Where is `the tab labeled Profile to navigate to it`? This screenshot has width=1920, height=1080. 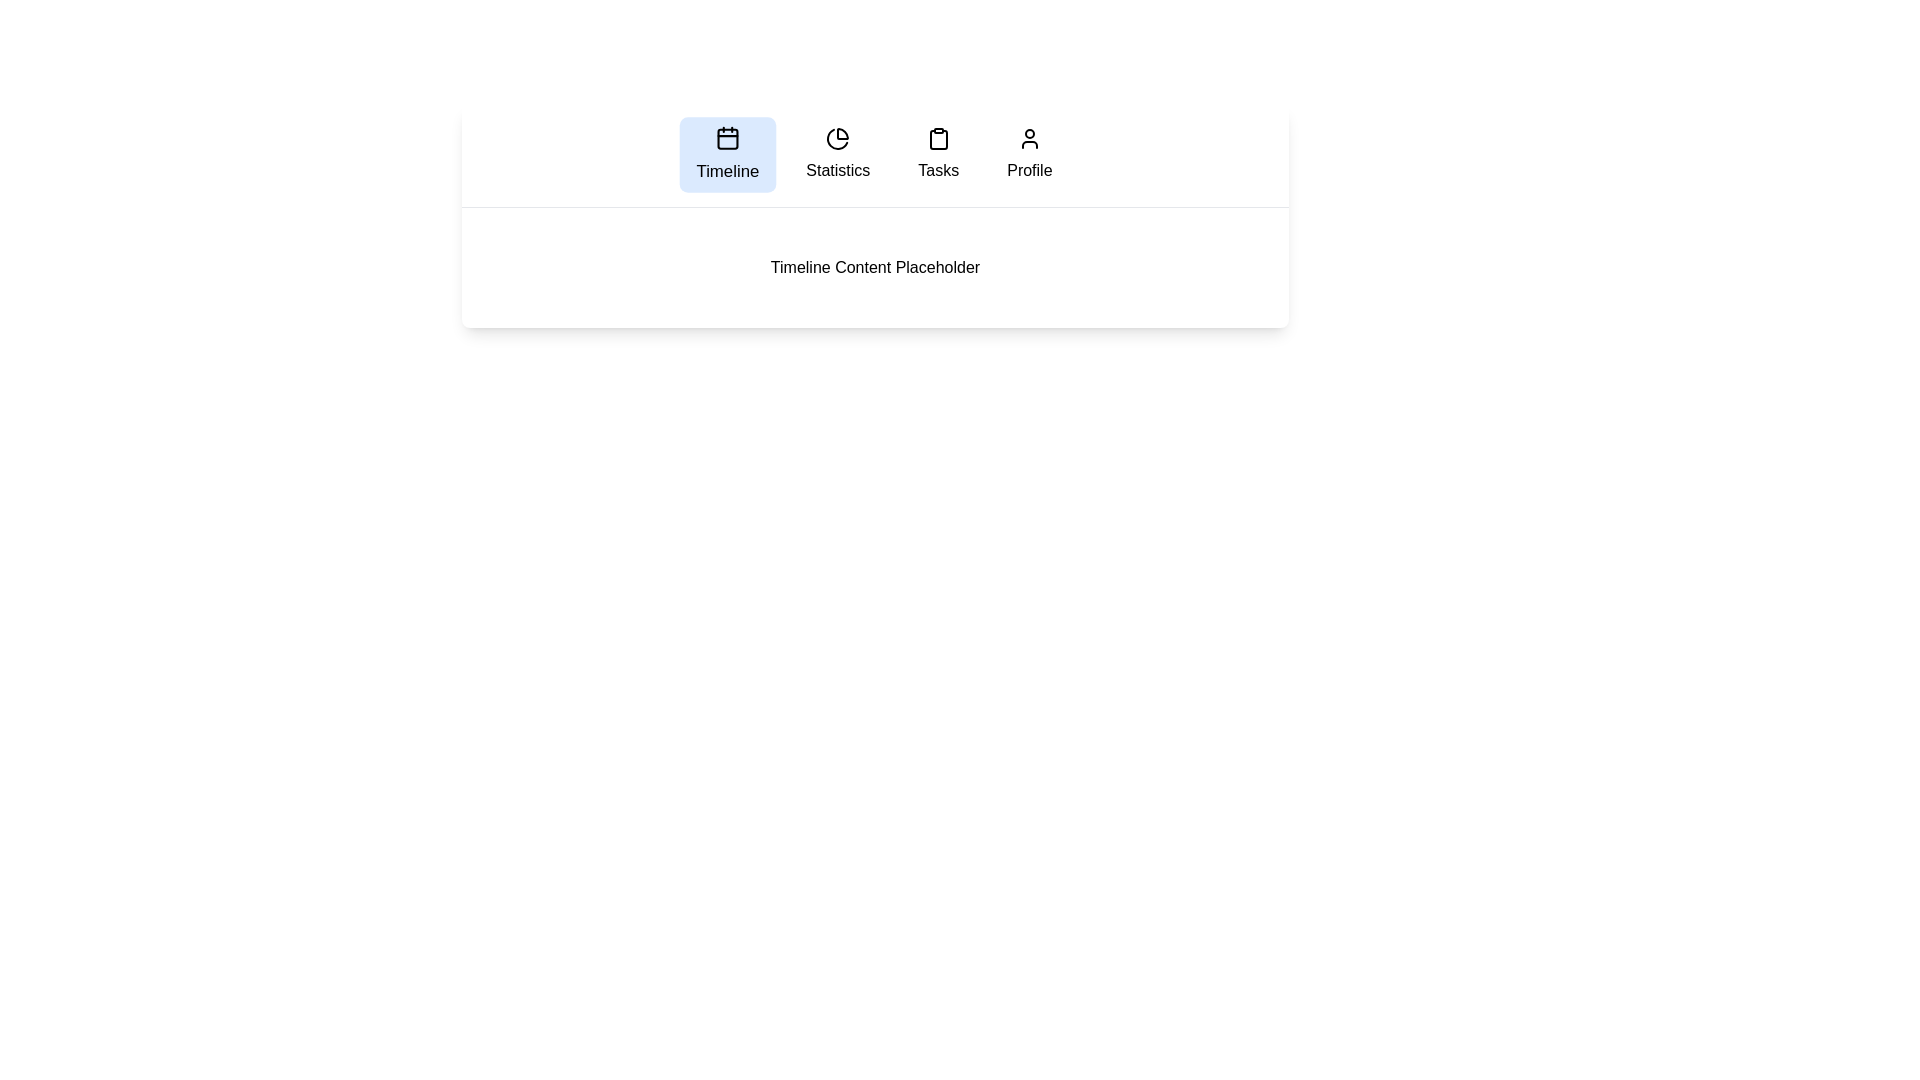 the tab labeled Profile to navigate to it is located at coordinates (1029, 153).